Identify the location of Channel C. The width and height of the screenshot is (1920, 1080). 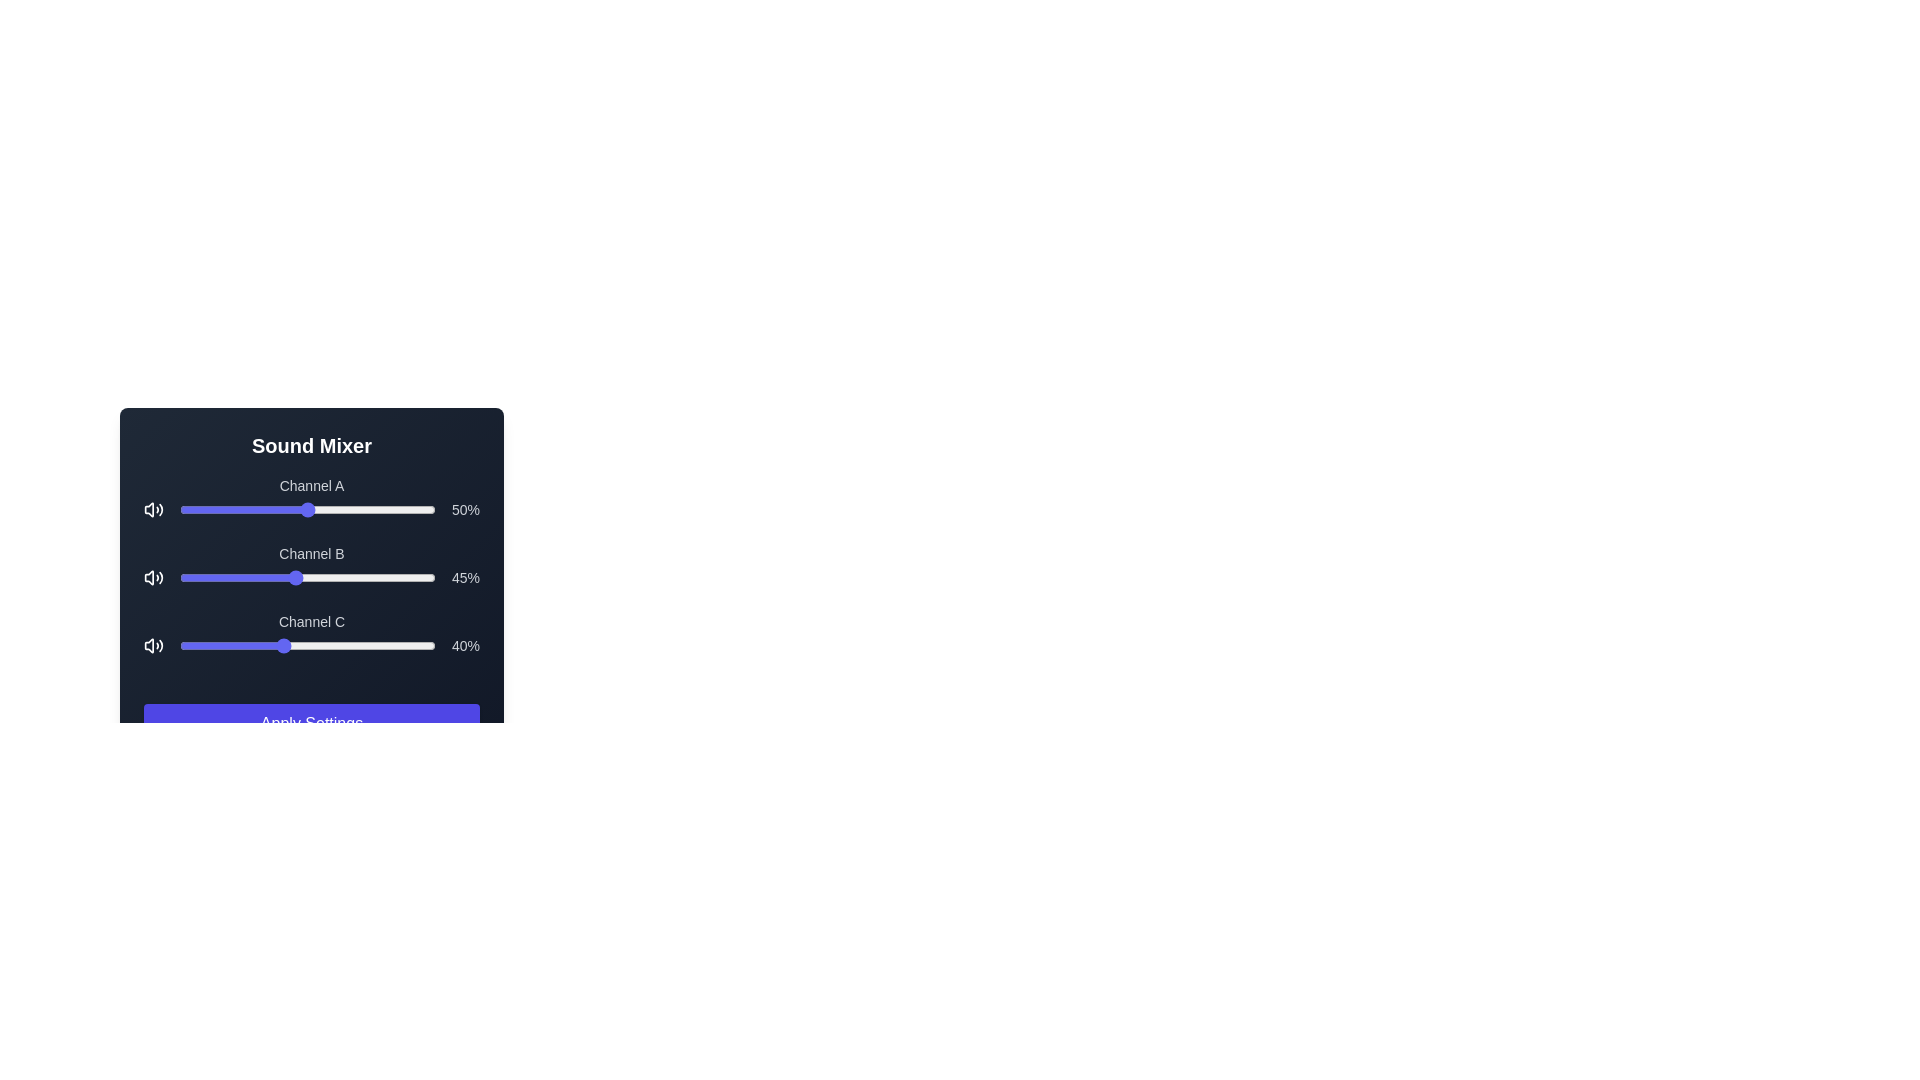
(306, 645).